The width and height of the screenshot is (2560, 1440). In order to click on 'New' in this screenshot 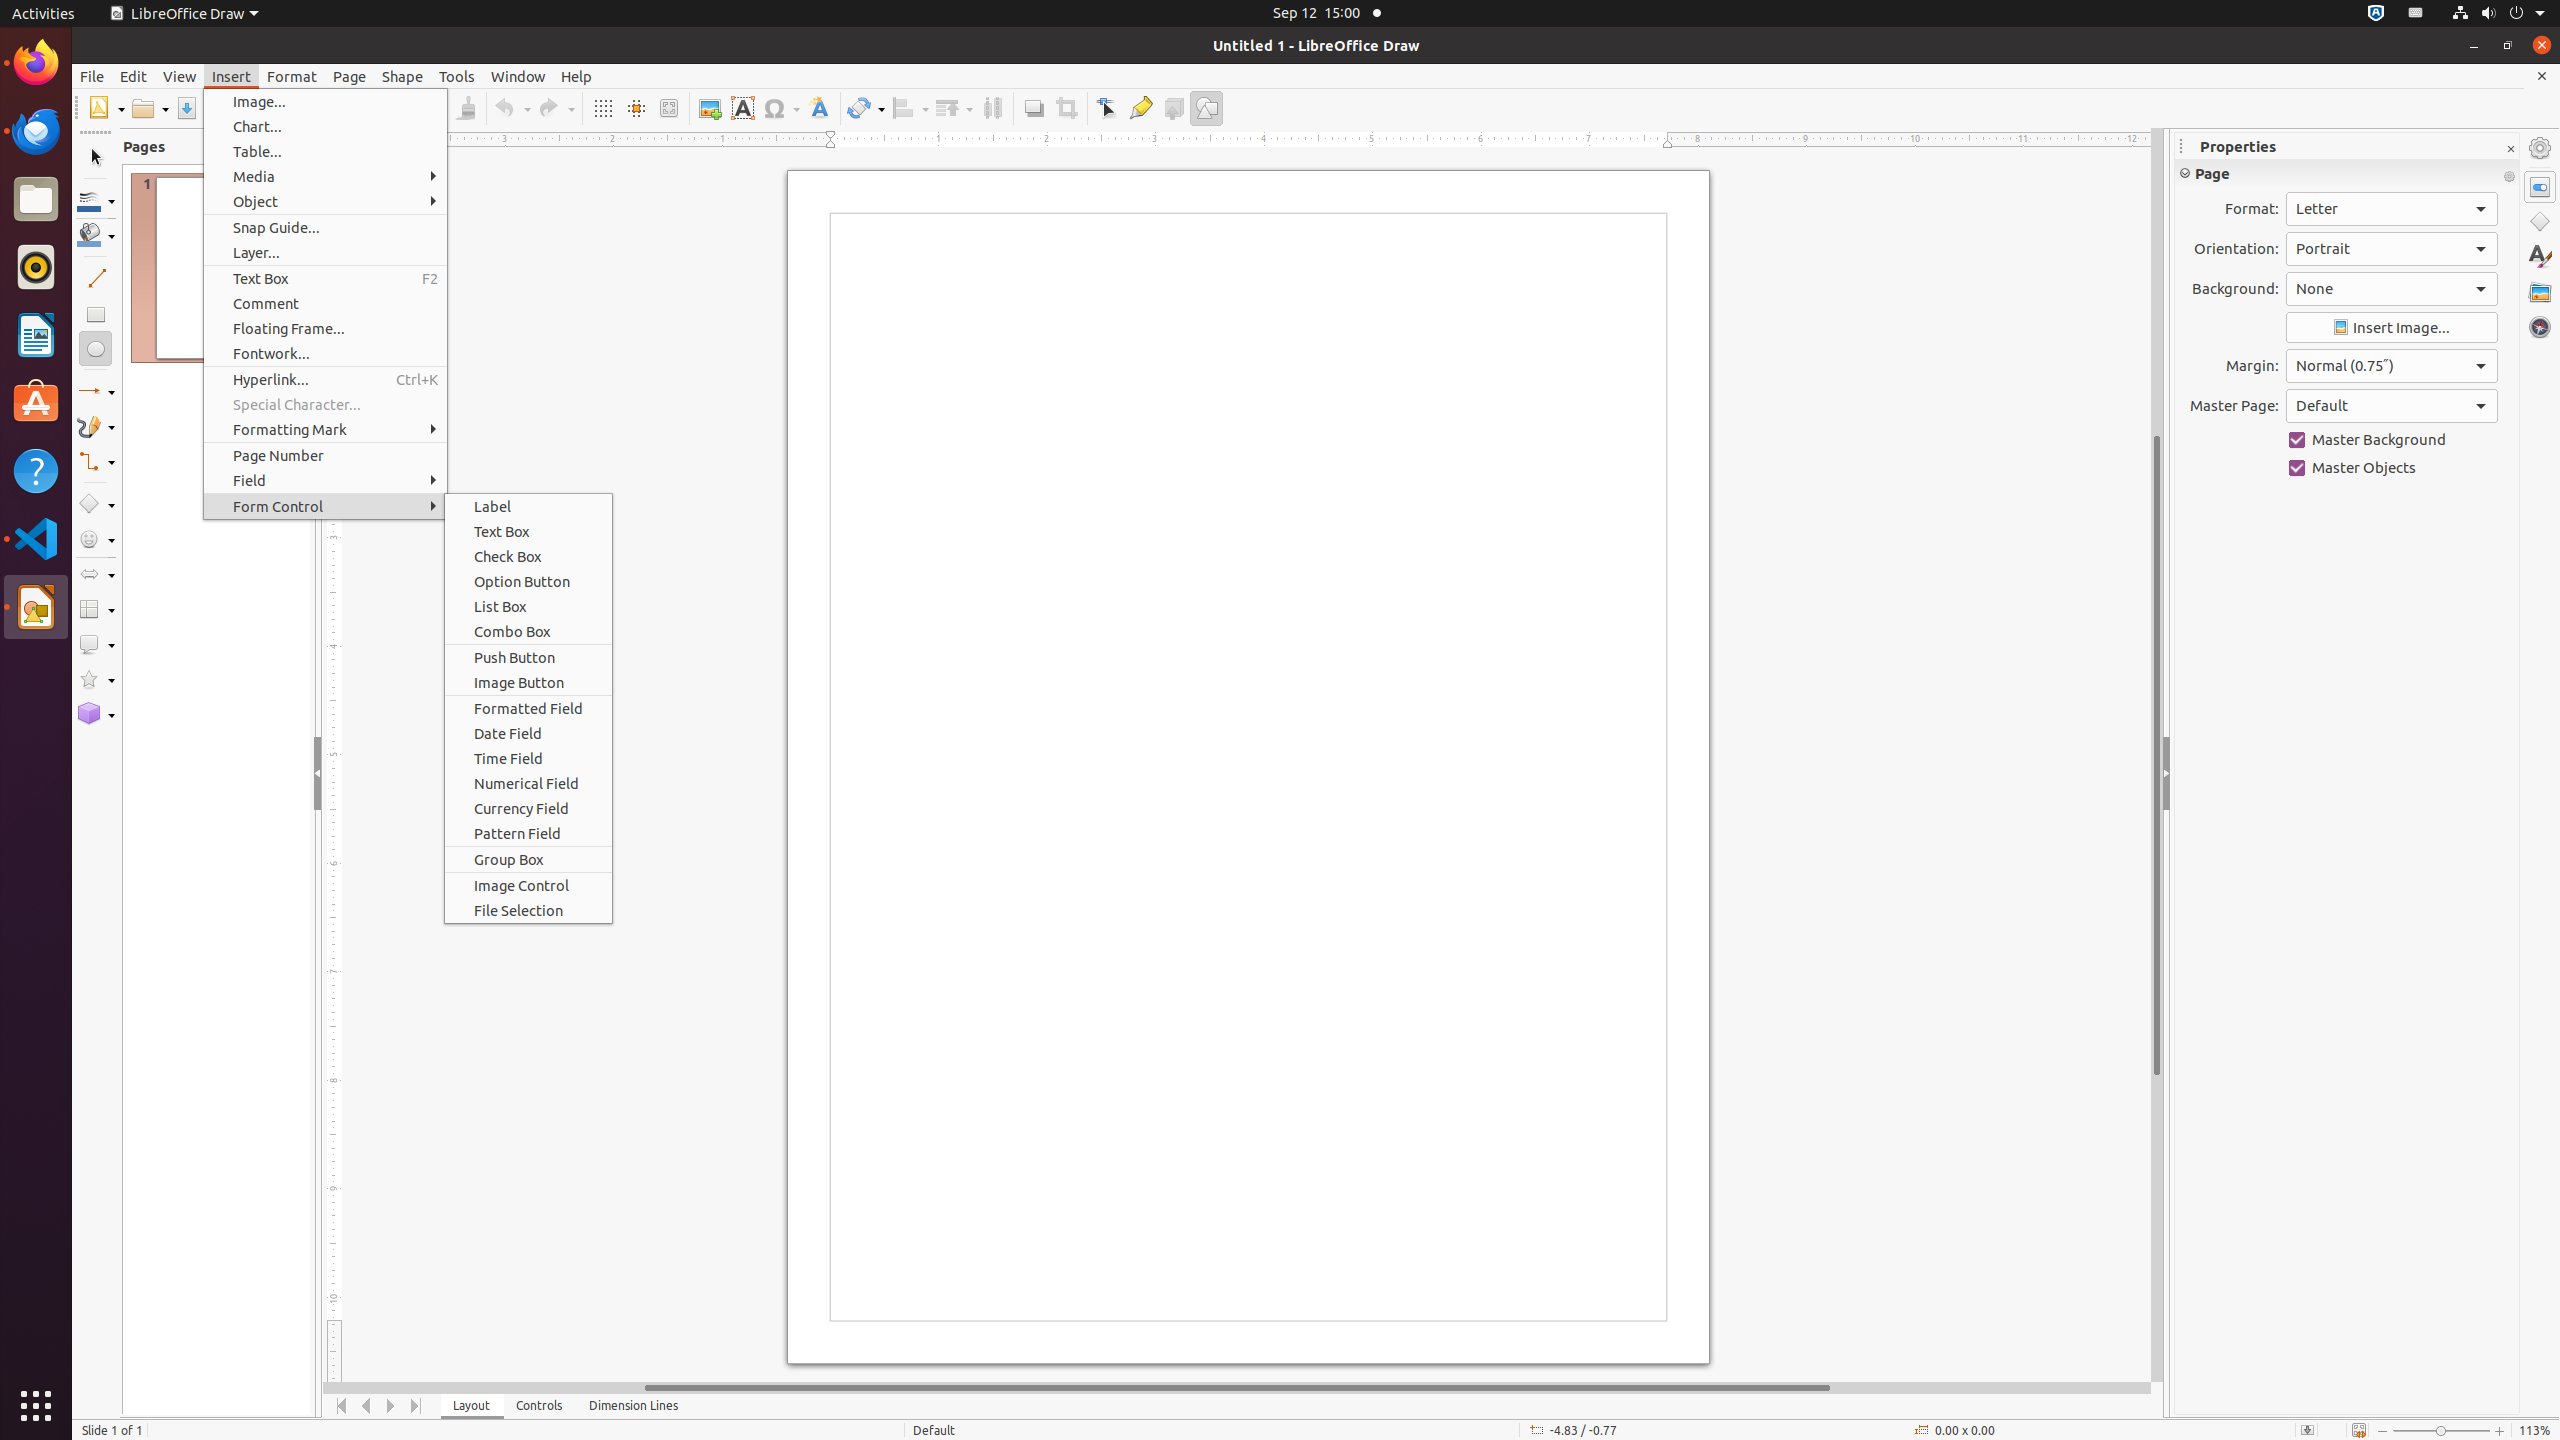, I will do `click(105, 107)`.